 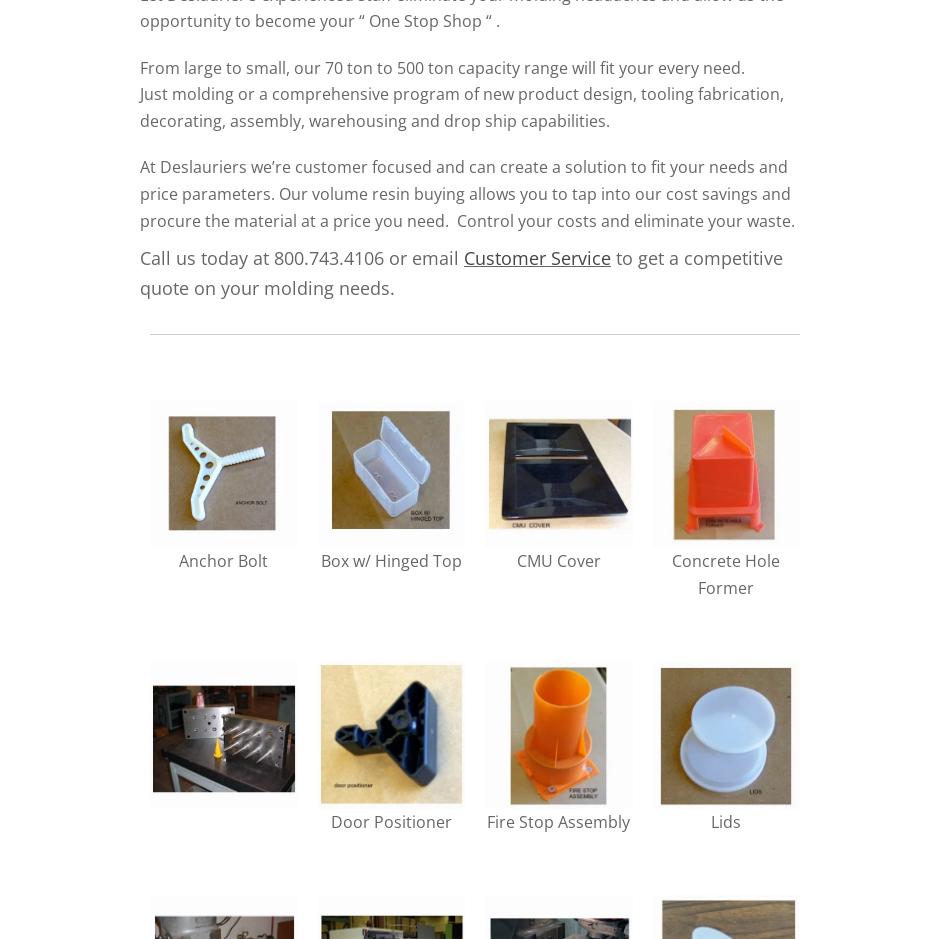 What do you see at coordinates (558, 559) in the screenshot?
I see `'CMU Cover'` at bounding box center [558, 559].